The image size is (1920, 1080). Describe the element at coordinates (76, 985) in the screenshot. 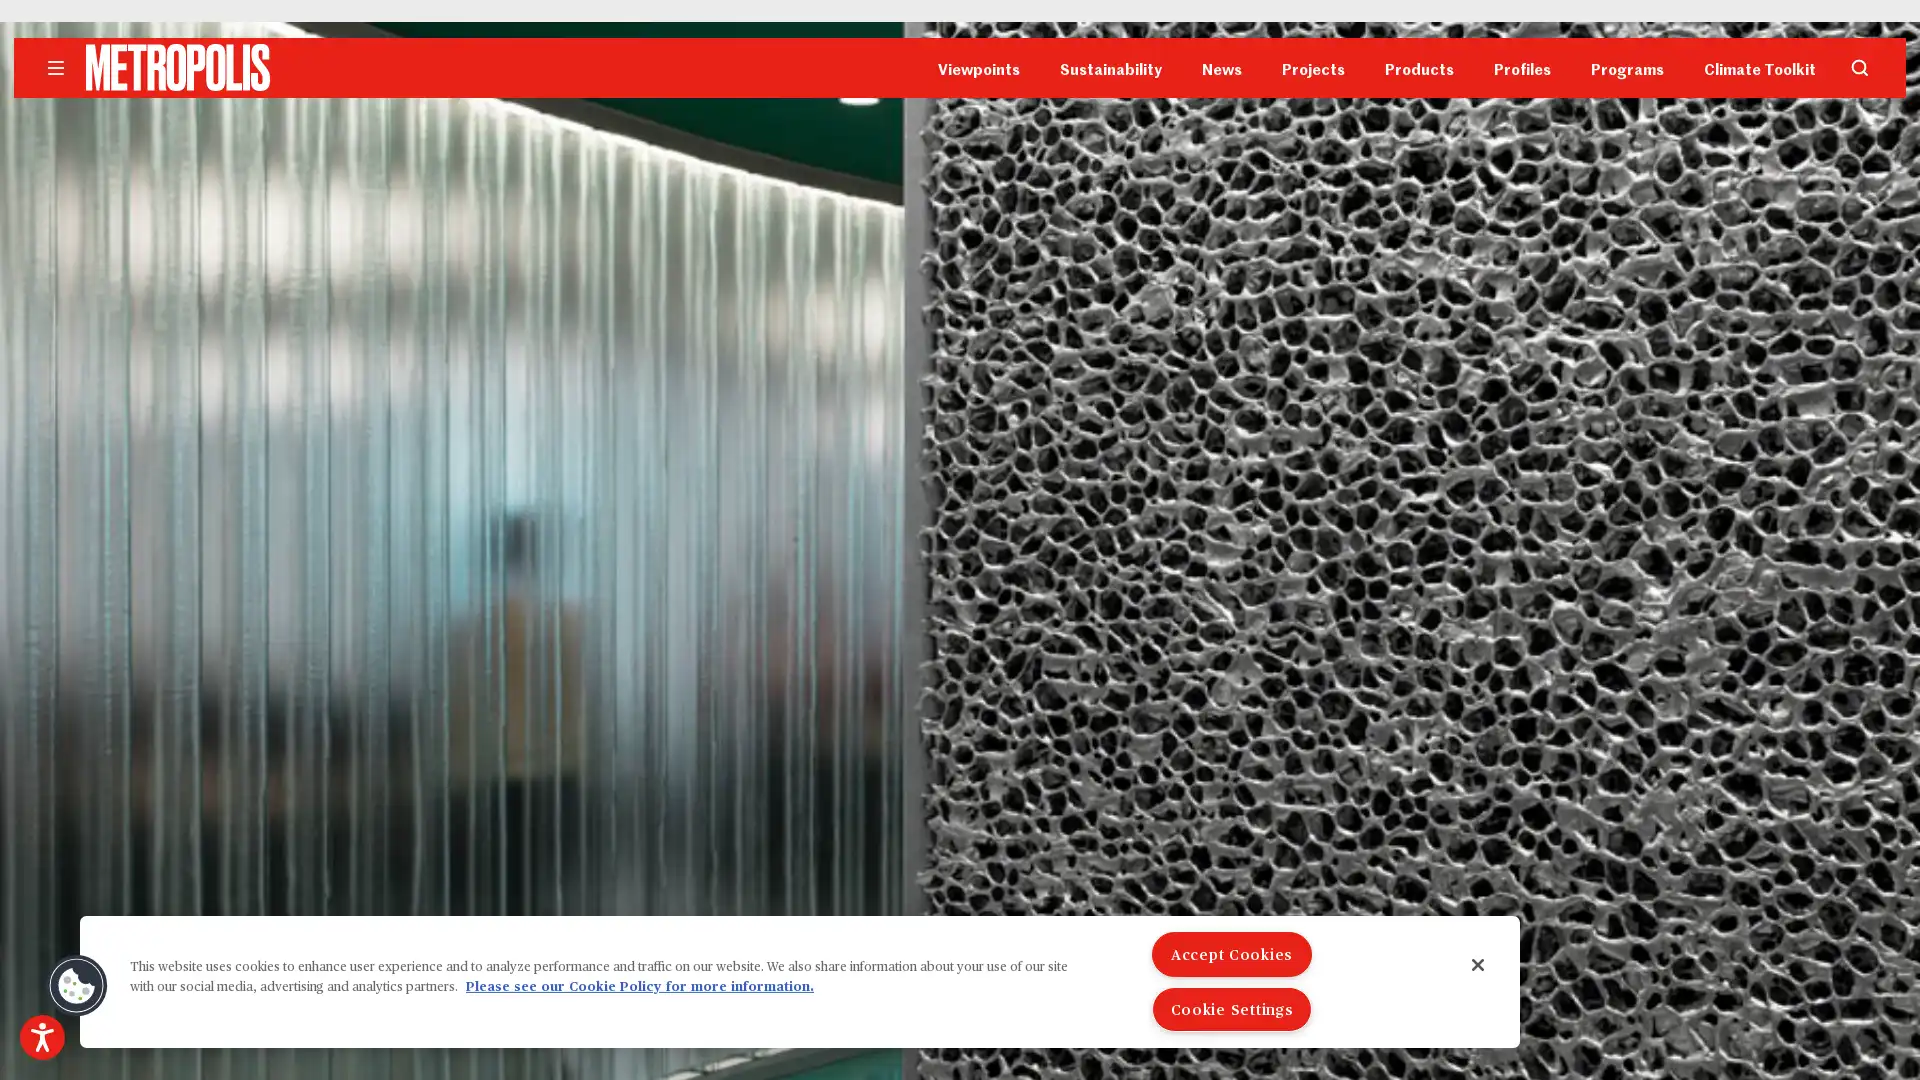

I see `Cookies` at that location.